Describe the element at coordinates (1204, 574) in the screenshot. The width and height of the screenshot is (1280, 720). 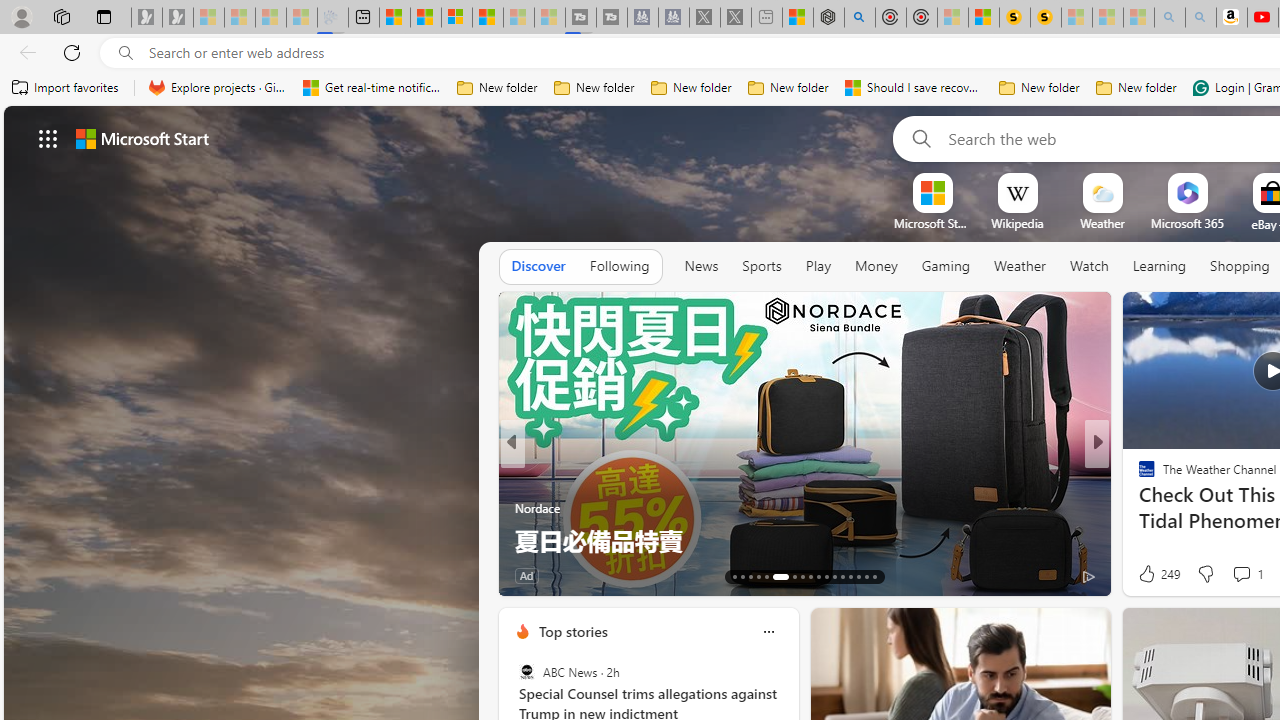
I see `'Dislike'` at that location.